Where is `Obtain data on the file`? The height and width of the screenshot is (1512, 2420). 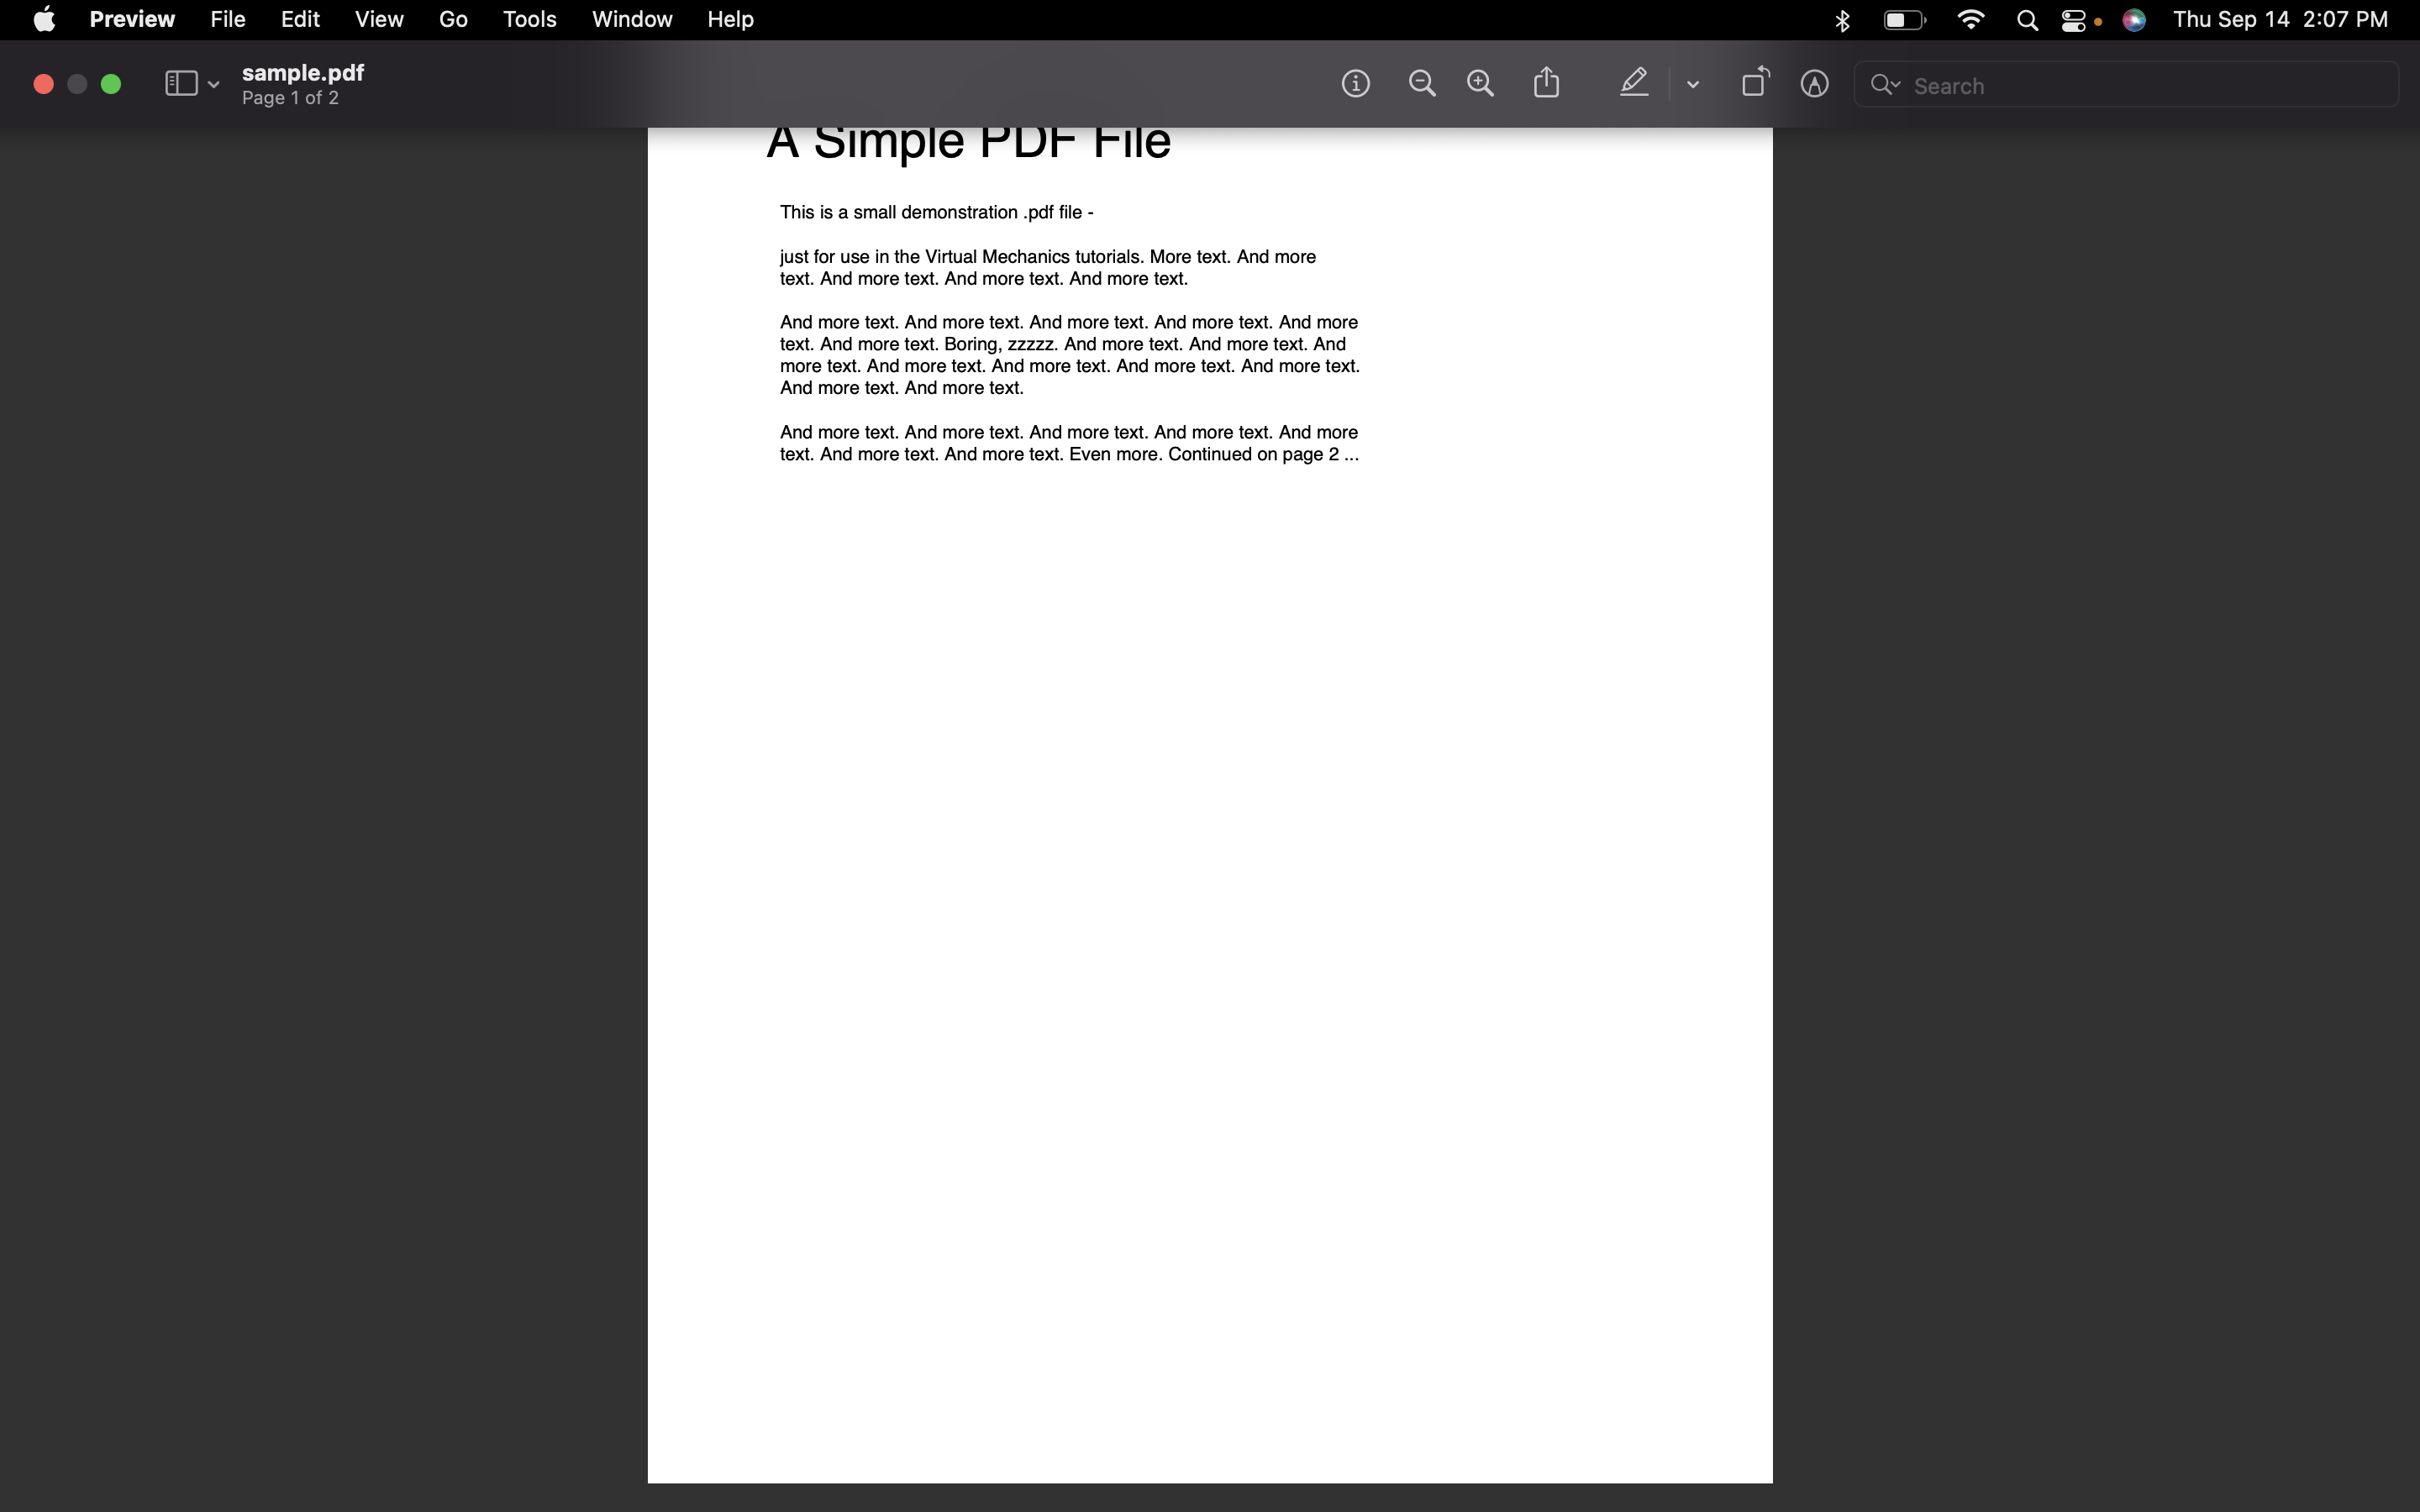 Obtain data on the file is located at coordinates (1355, 81).